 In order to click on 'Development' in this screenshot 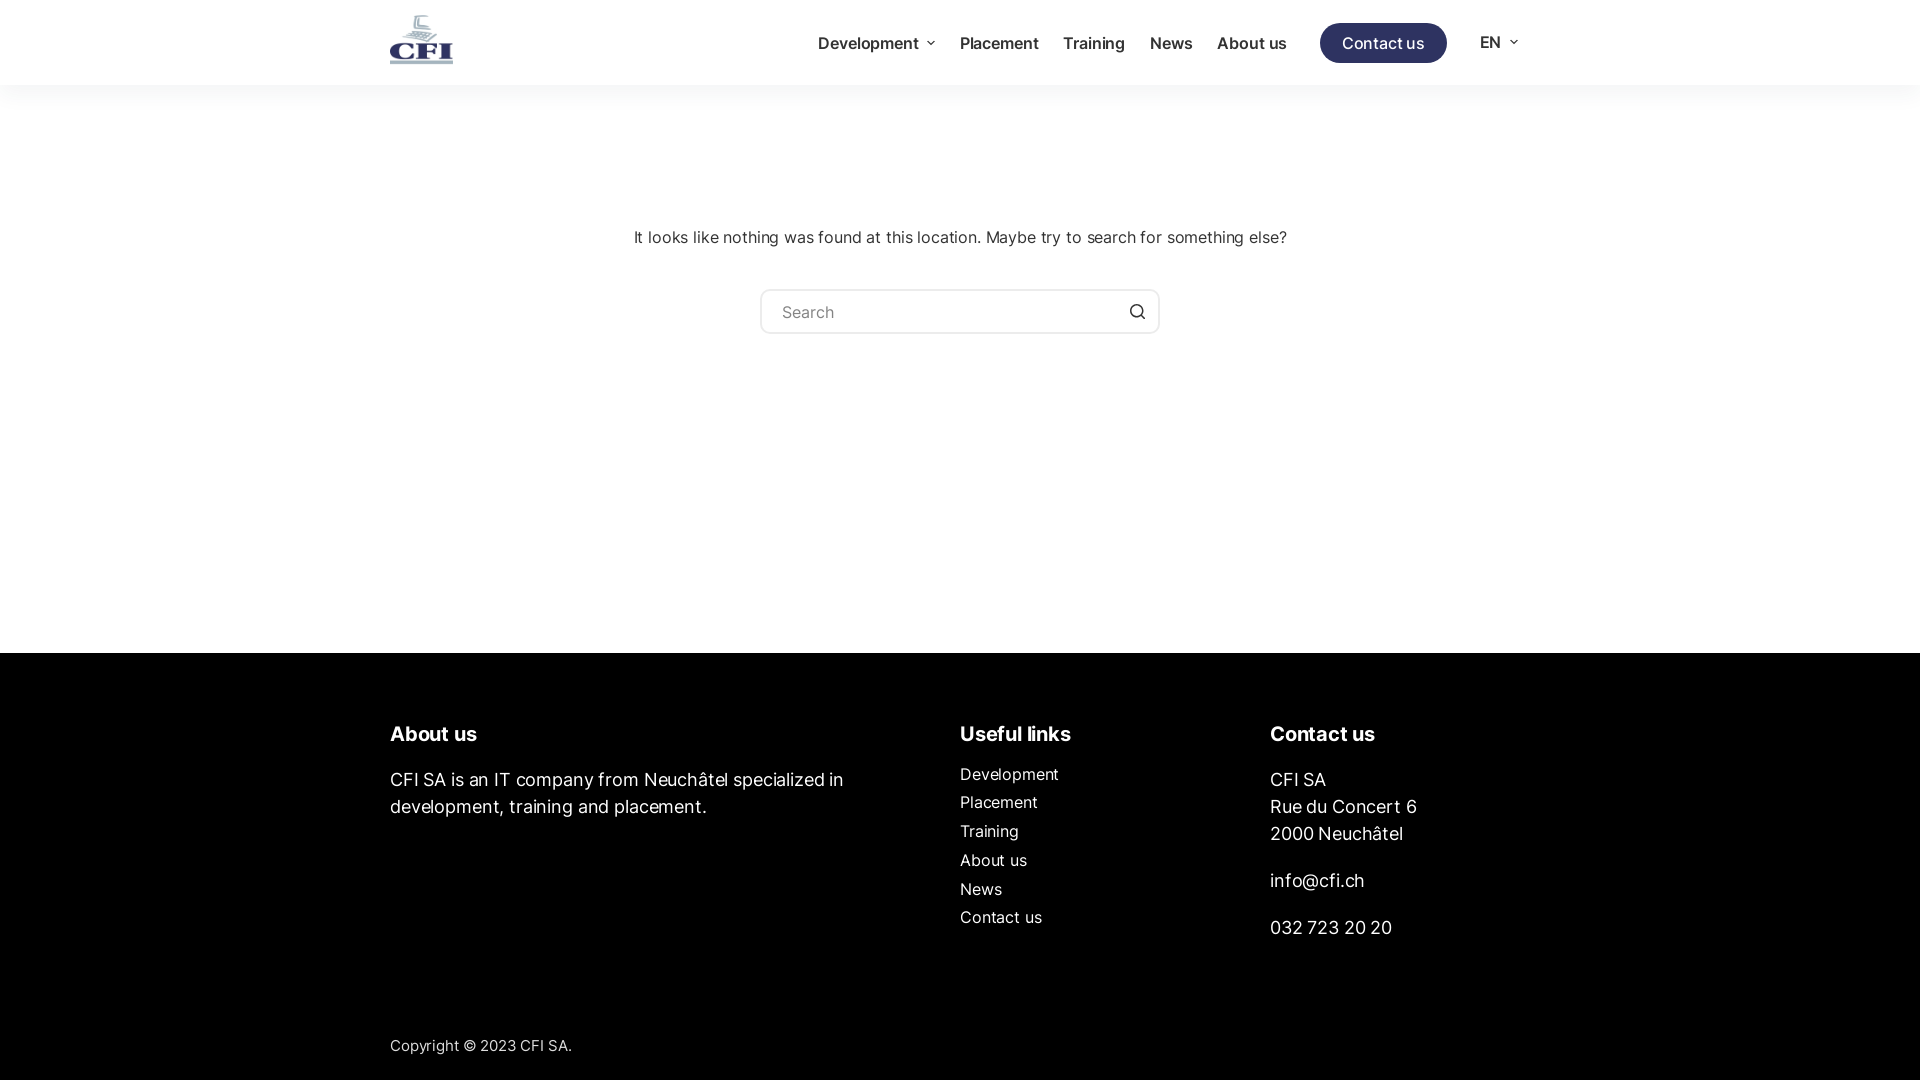, I will do `click(876, 42)`.